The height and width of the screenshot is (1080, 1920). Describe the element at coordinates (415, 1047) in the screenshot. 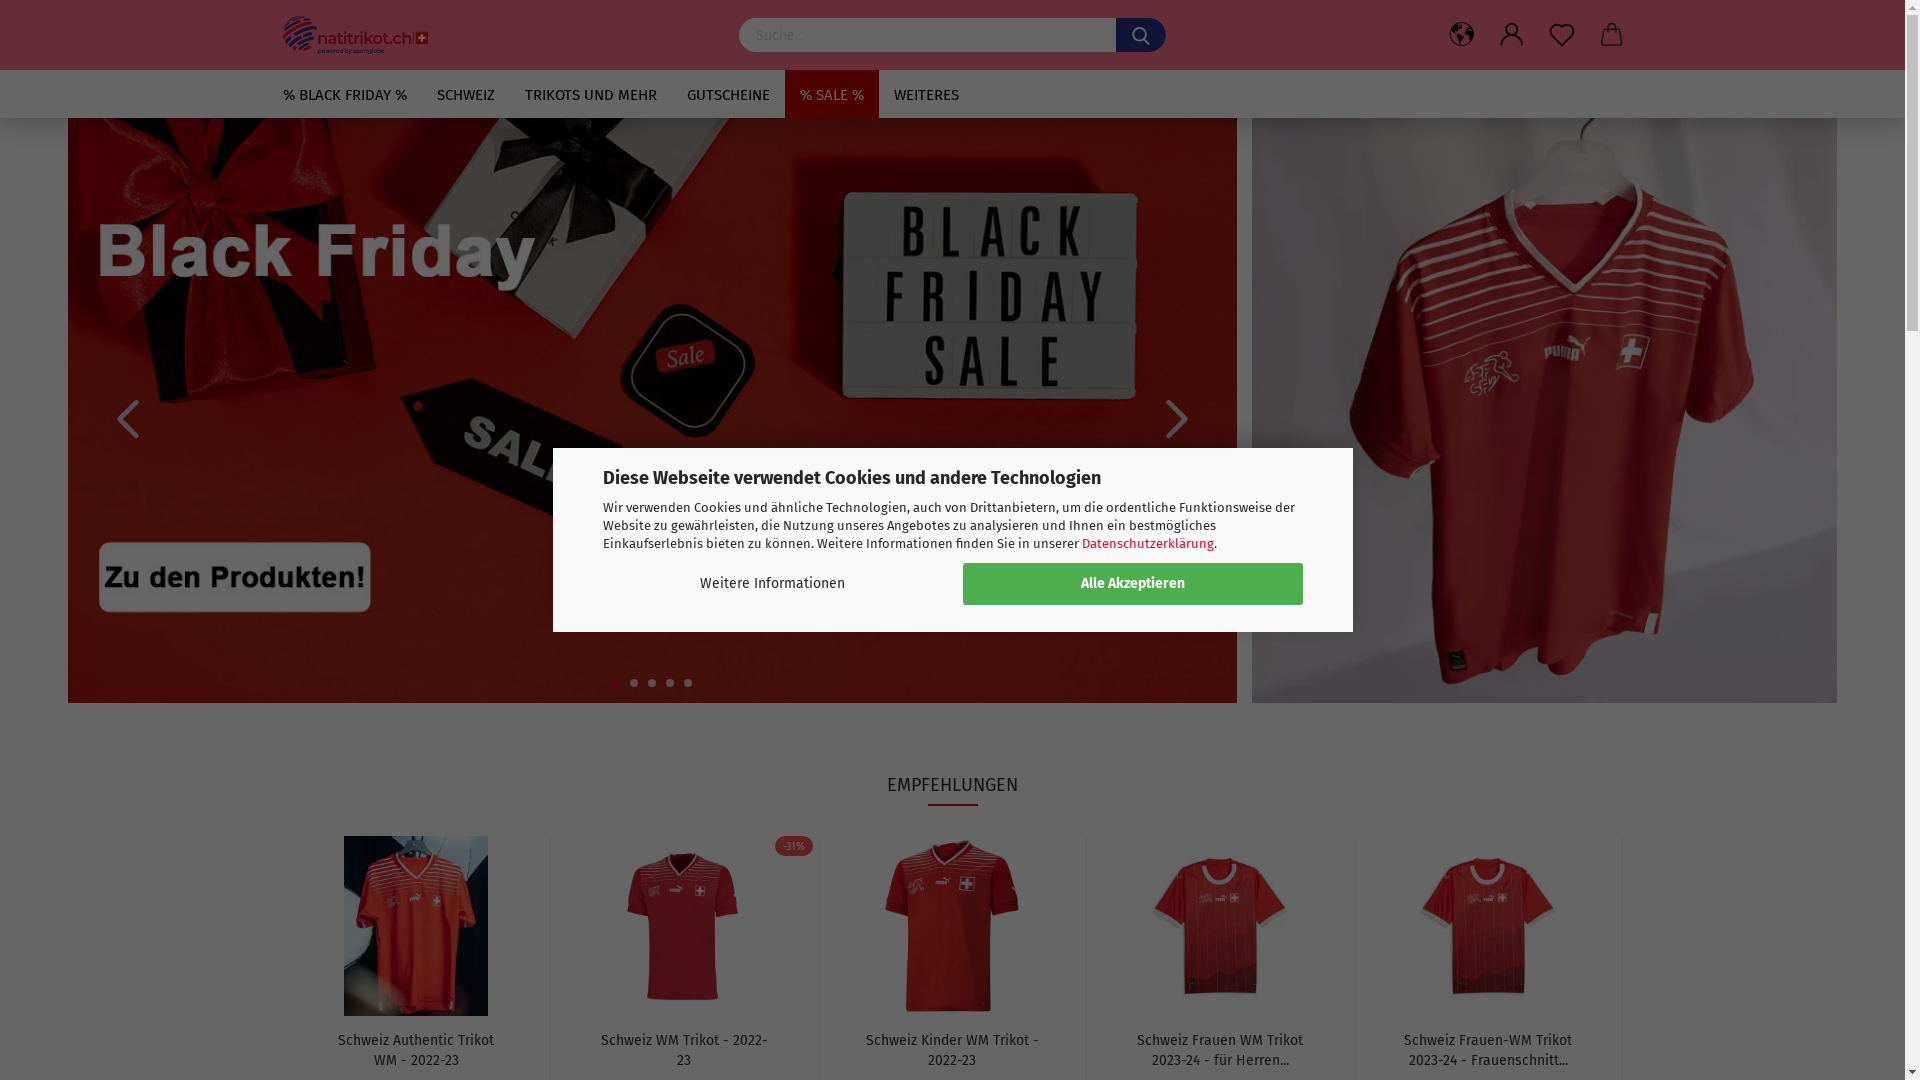

I see `'Schweiz Authentic Trikot WM - 2022-23'` at that location.